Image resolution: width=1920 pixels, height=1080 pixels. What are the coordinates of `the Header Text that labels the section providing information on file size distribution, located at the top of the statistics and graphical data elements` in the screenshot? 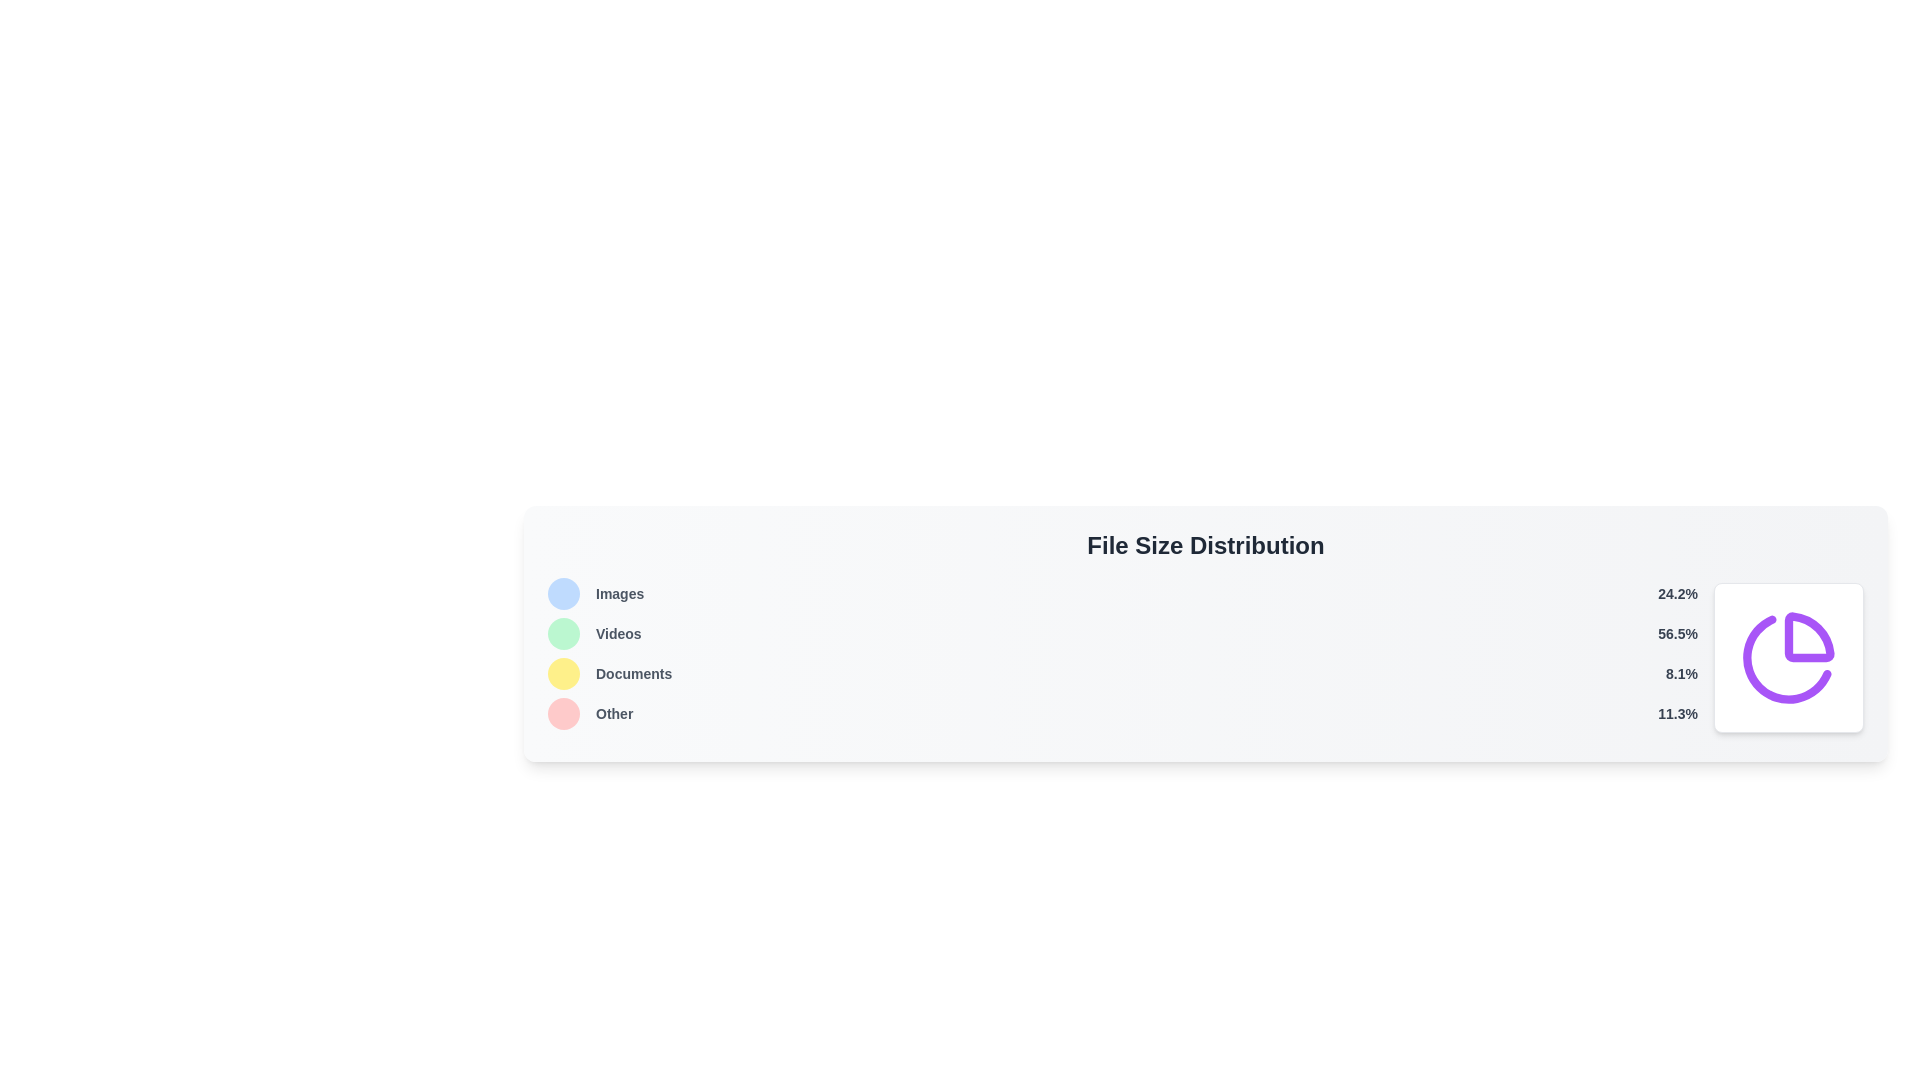 It's located at (1204, 546).